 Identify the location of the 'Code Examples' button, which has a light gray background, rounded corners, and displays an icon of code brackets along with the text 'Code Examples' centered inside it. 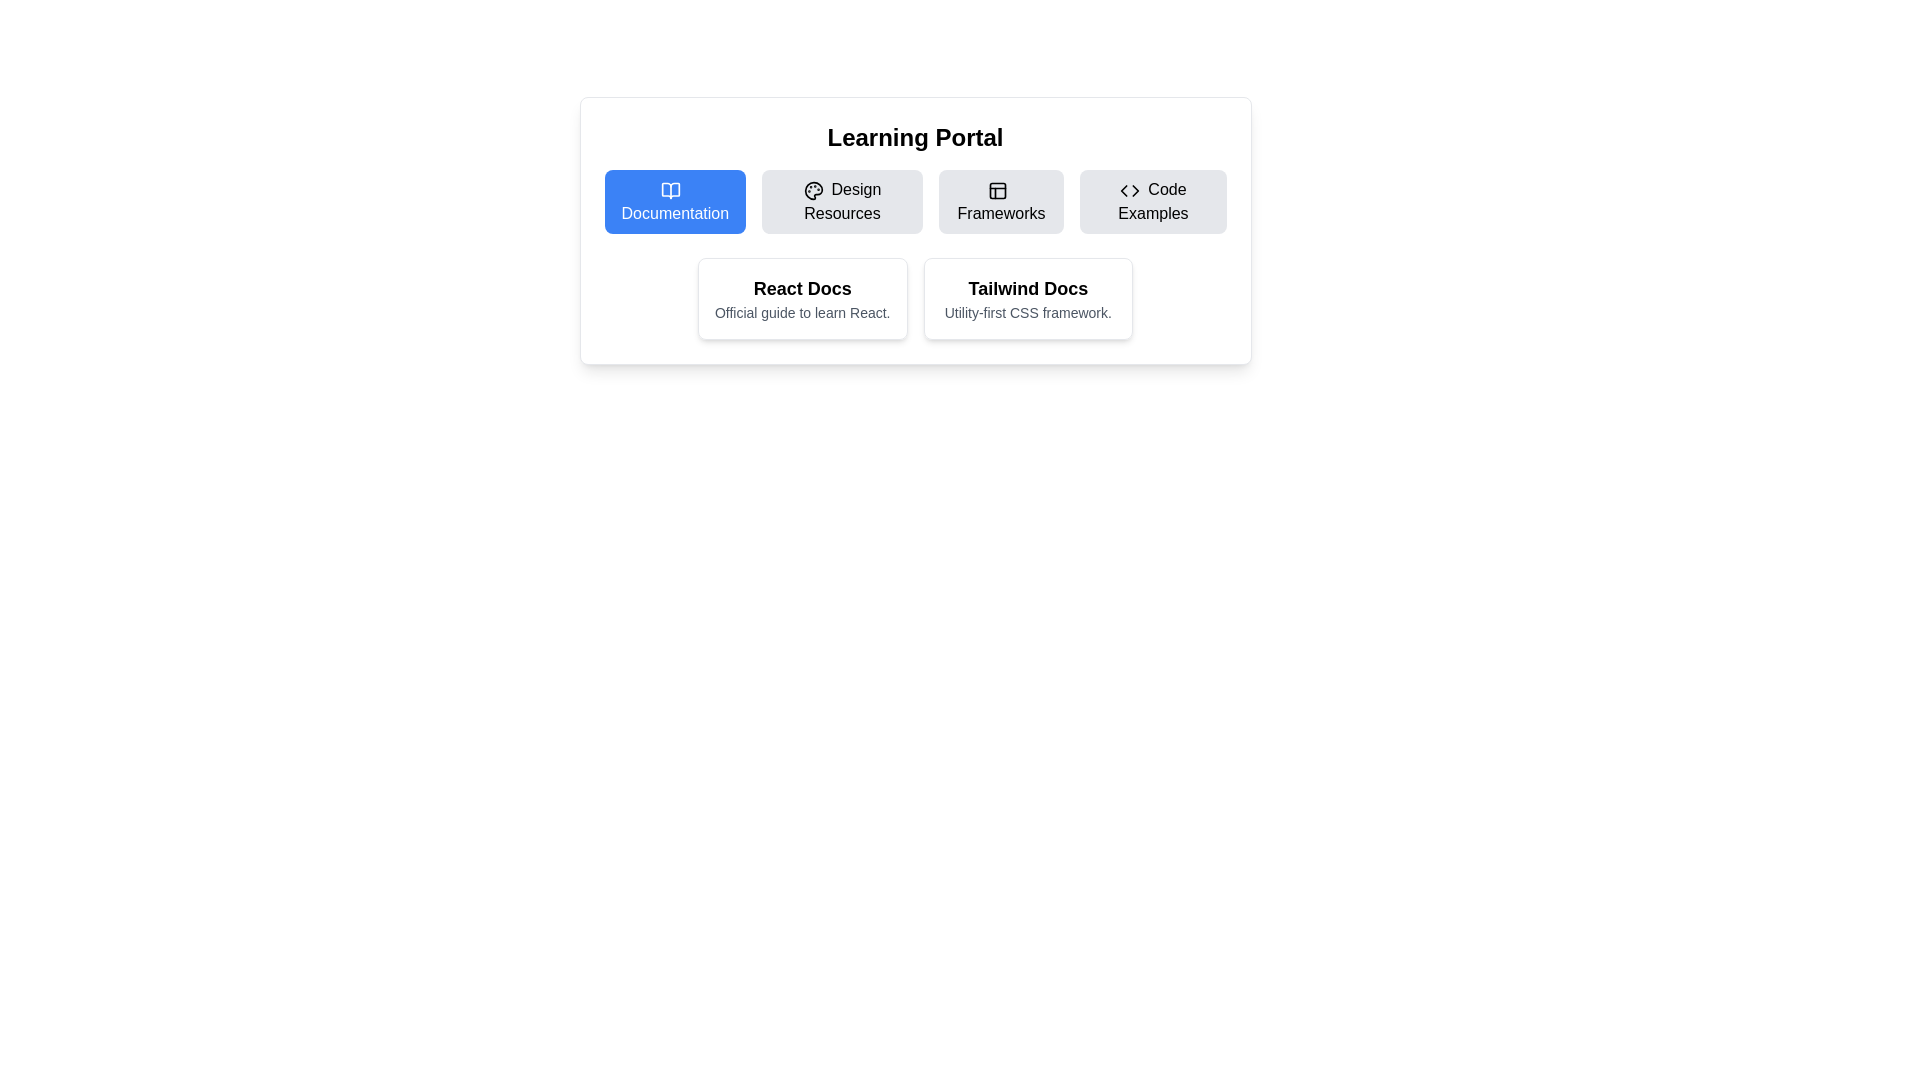
(1153, 201).